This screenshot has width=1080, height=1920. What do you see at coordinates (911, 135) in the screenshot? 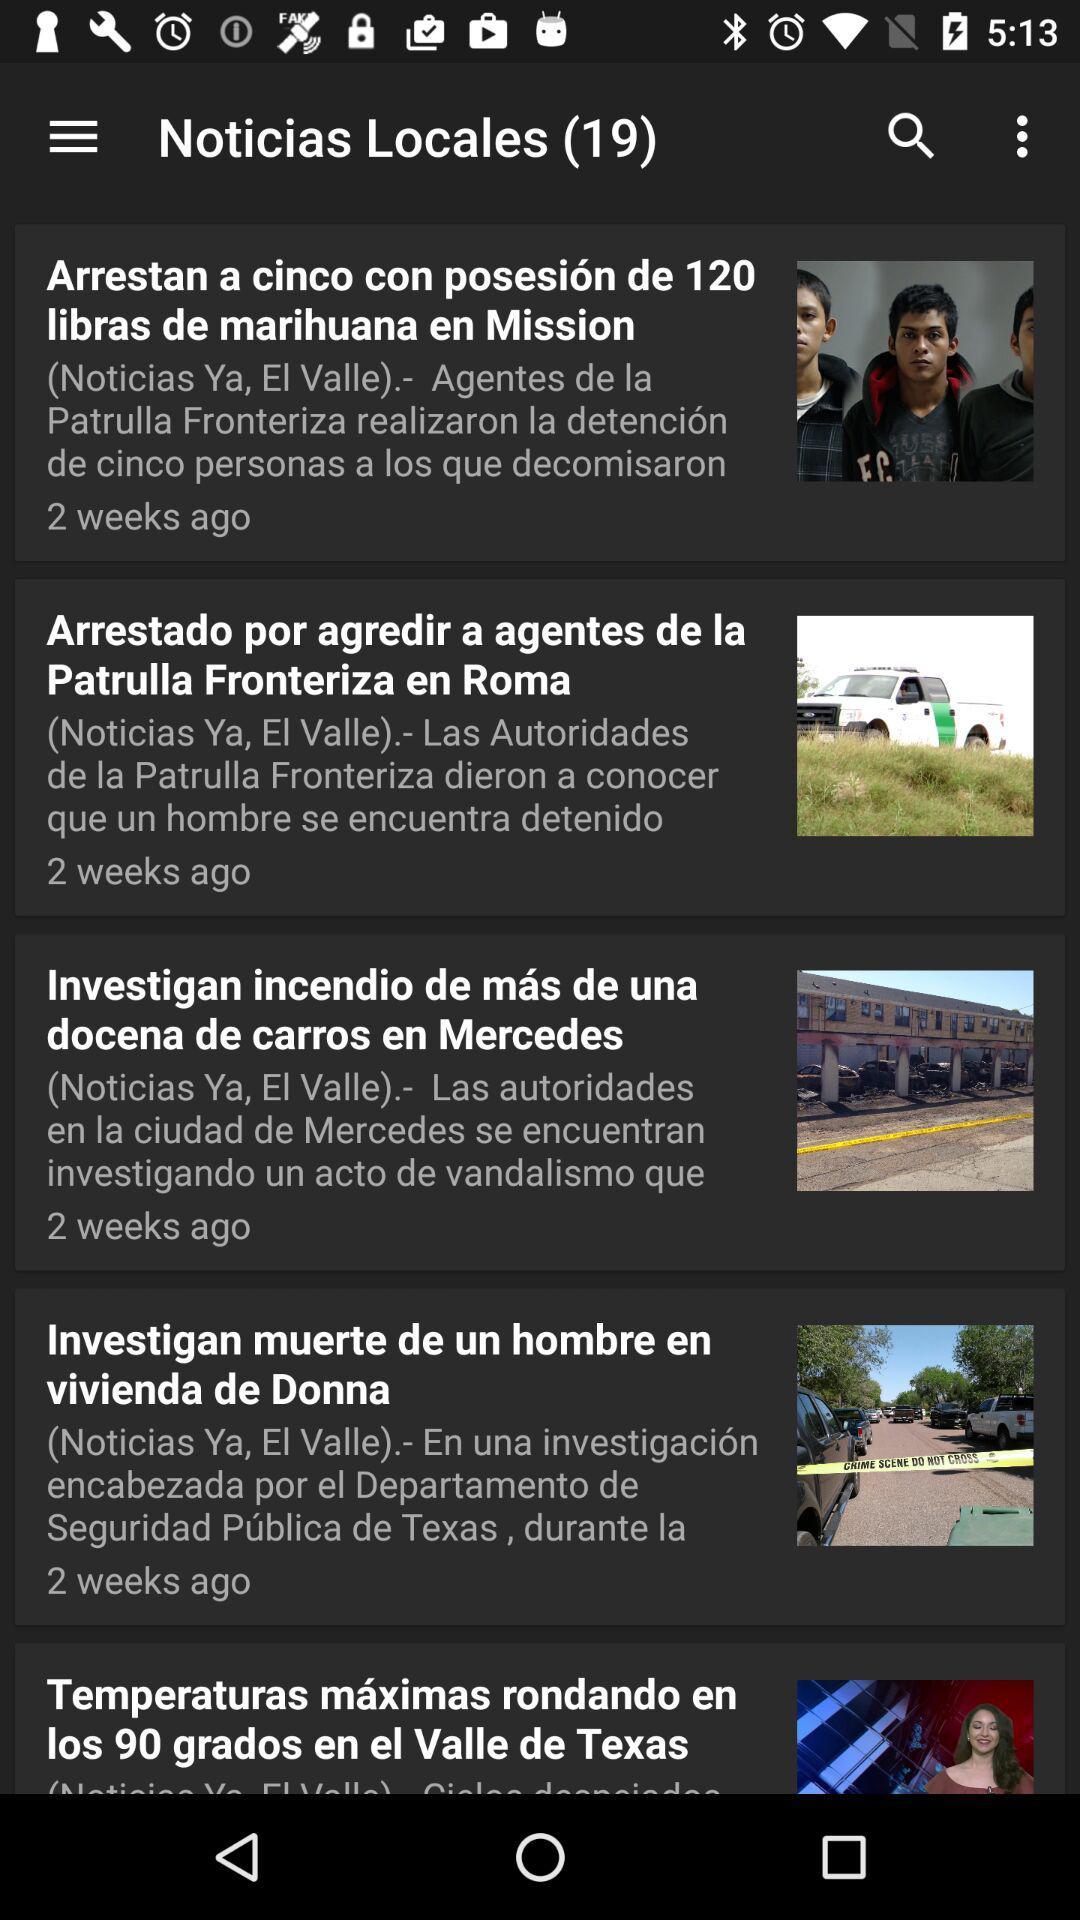
I see `item to the right of the noticias locales (19) icon` at bounding box center [911, 135].